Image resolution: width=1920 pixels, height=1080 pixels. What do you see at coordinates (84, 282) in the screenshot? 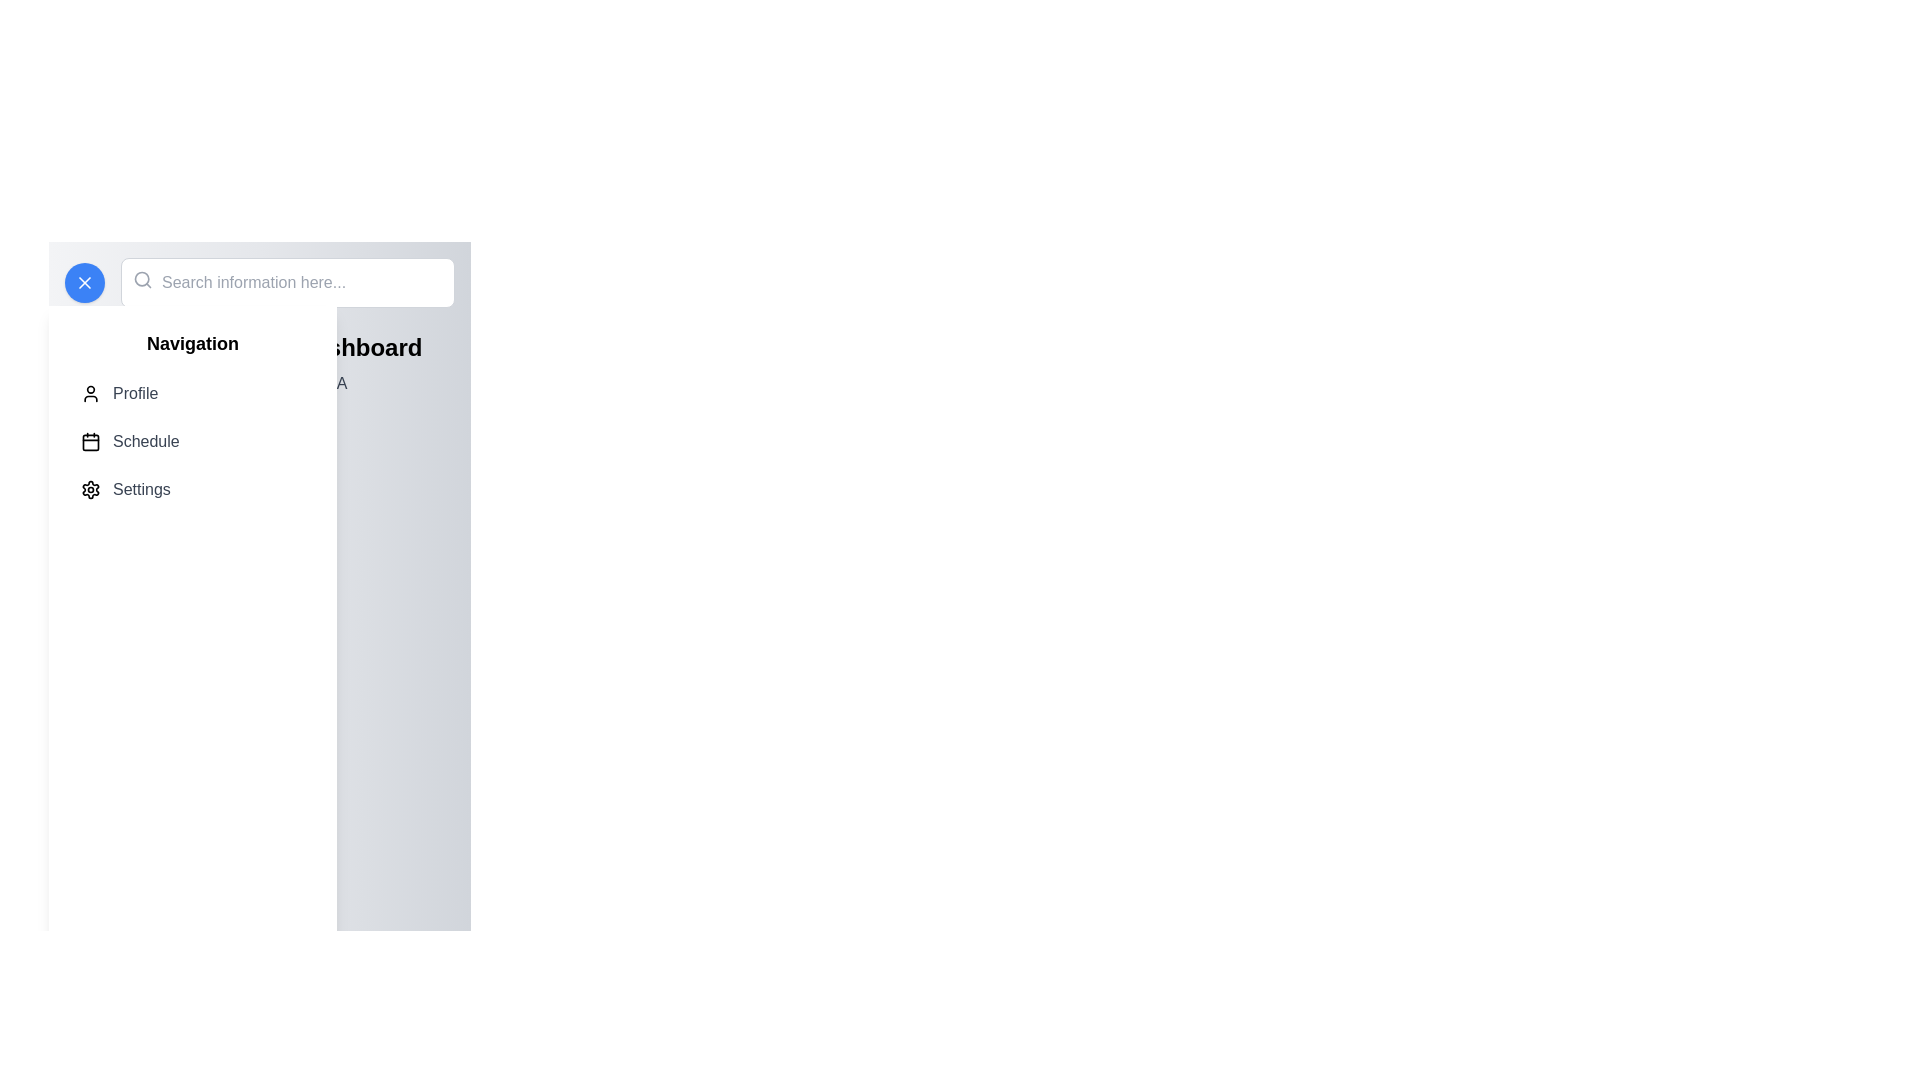
I see `the circular blue button with a white 'X' icon` at bounding box center [84, 282].